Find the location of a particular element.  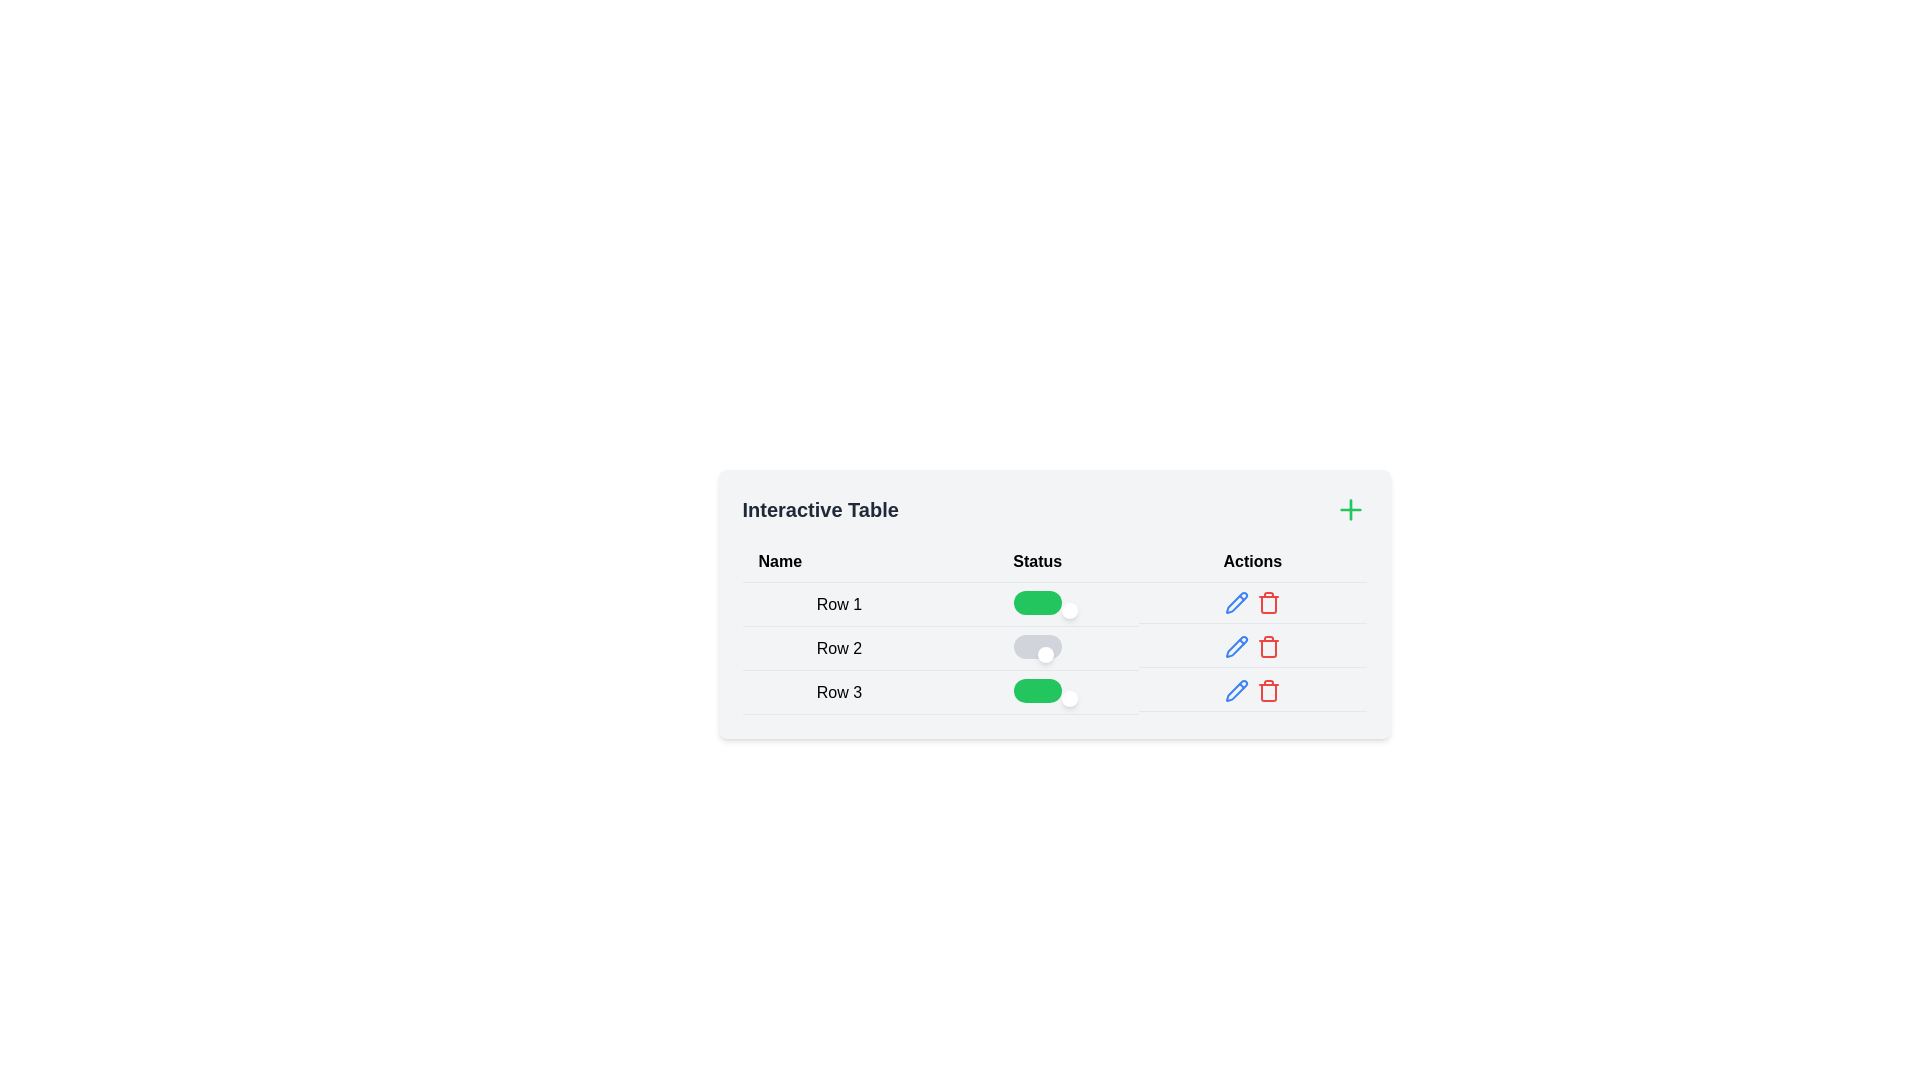

the circular white toggle knob located in the second row under the 'Status' column is located at coordinates (1044, 655).